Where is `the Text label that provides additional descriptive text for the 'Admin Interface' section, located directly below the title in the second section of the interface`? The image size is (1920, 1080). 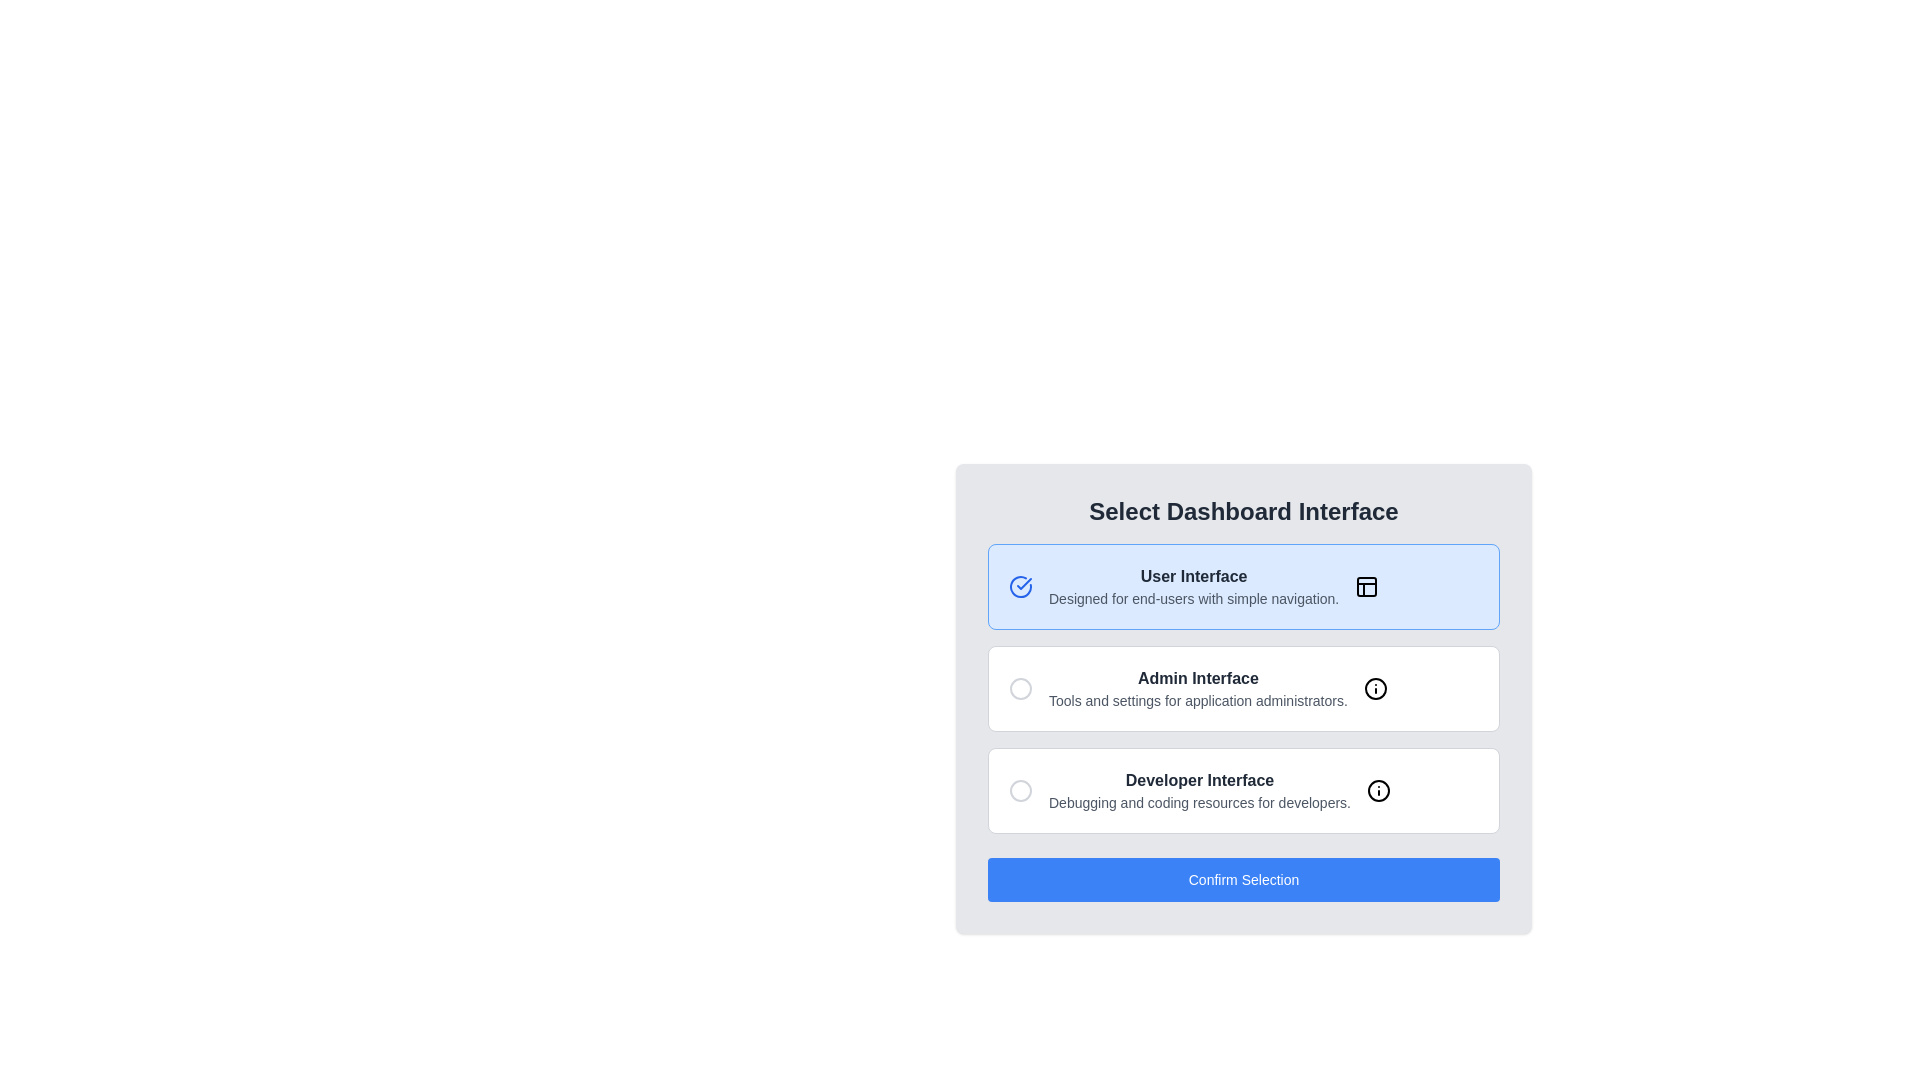 the Text label that provides additional descriptive text for the 'Admin Interface' section, located directly below the title in the second section of the interface is located at coordinates (1198, 700).